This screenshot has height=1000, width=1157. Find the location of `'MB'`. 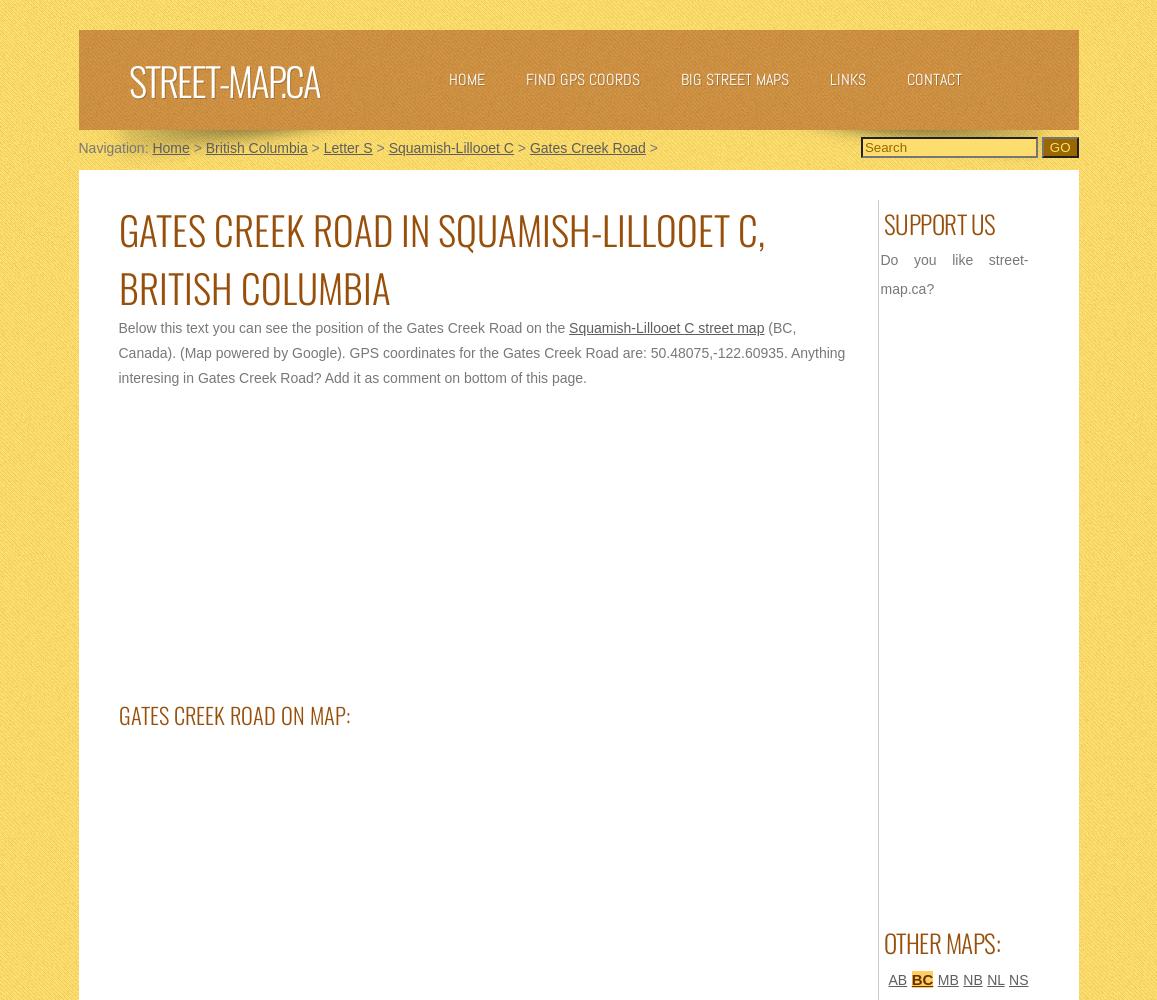

'MB' is located at coordinates (946, 979).